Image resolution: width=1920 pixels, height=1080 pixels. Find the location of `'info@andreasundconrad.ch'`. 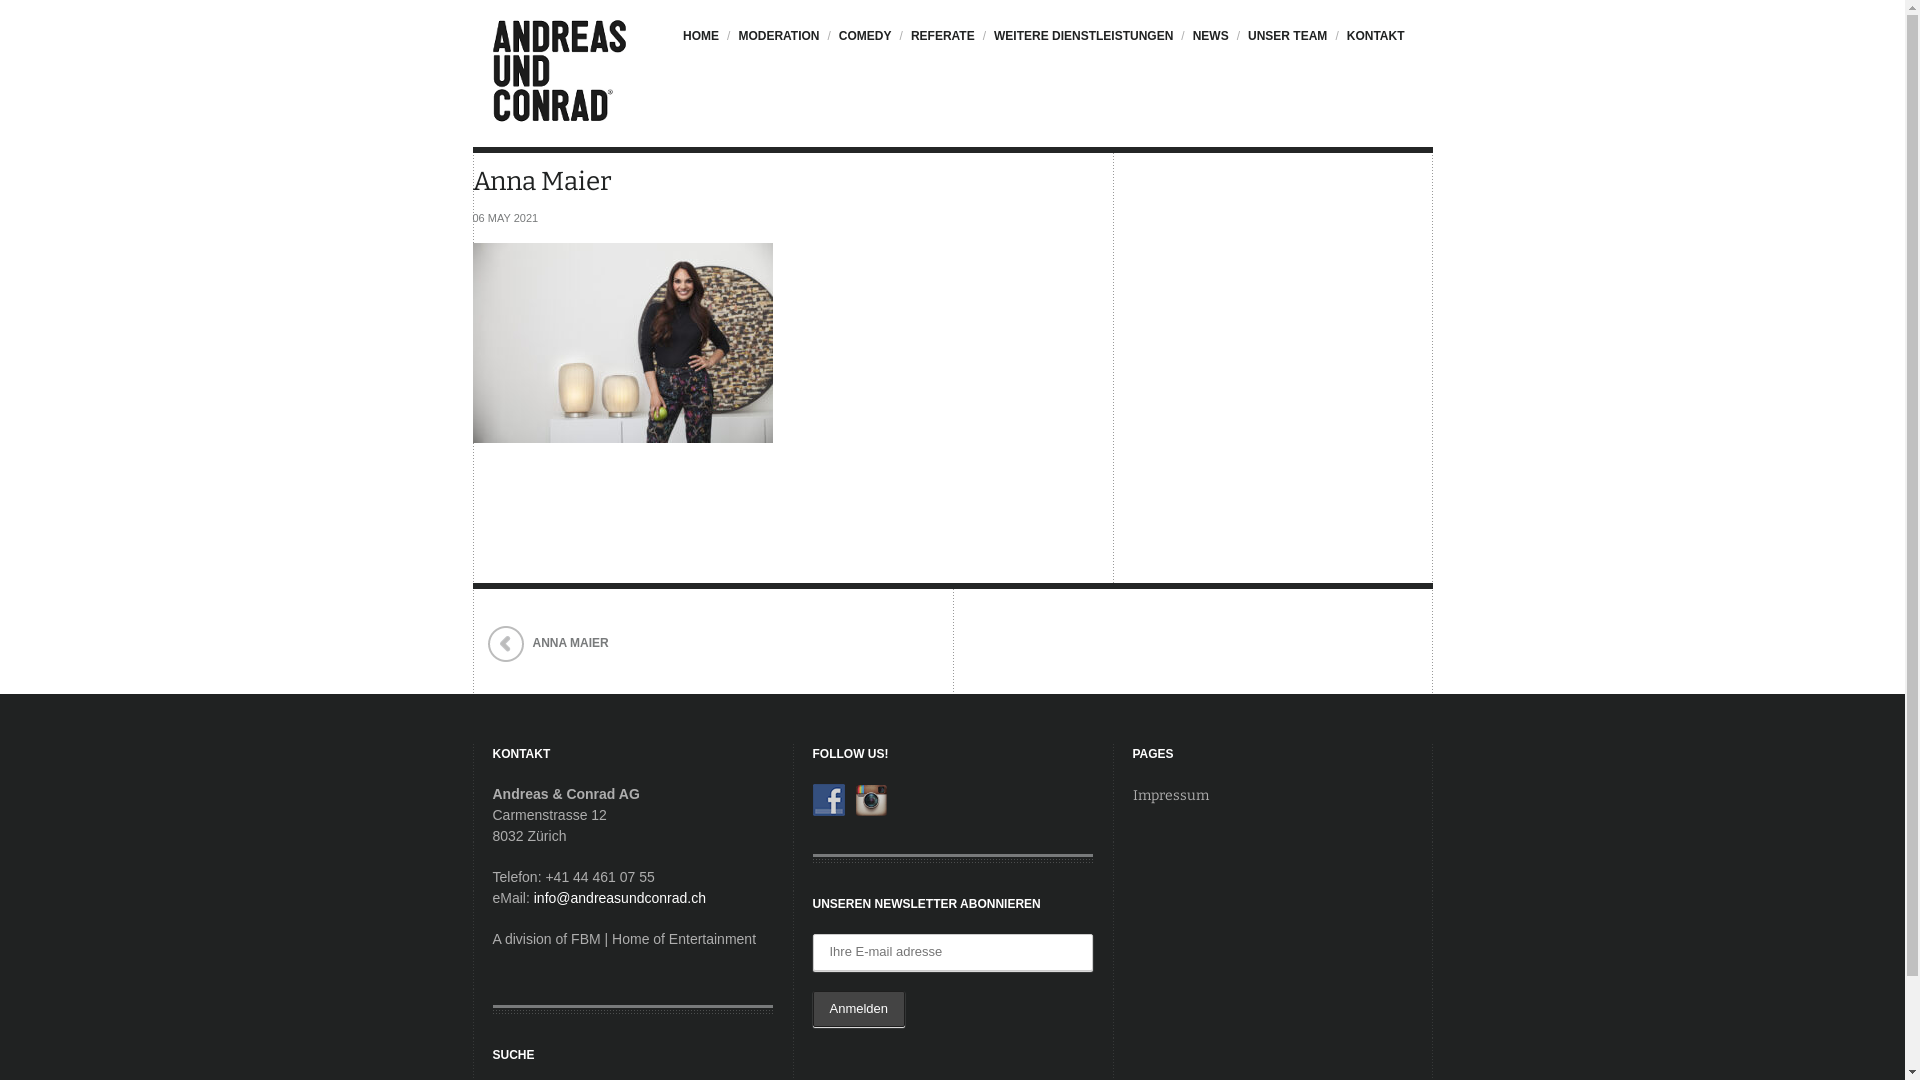

'info@andreasundconrad.ch' is located at coordinates (618, 897).